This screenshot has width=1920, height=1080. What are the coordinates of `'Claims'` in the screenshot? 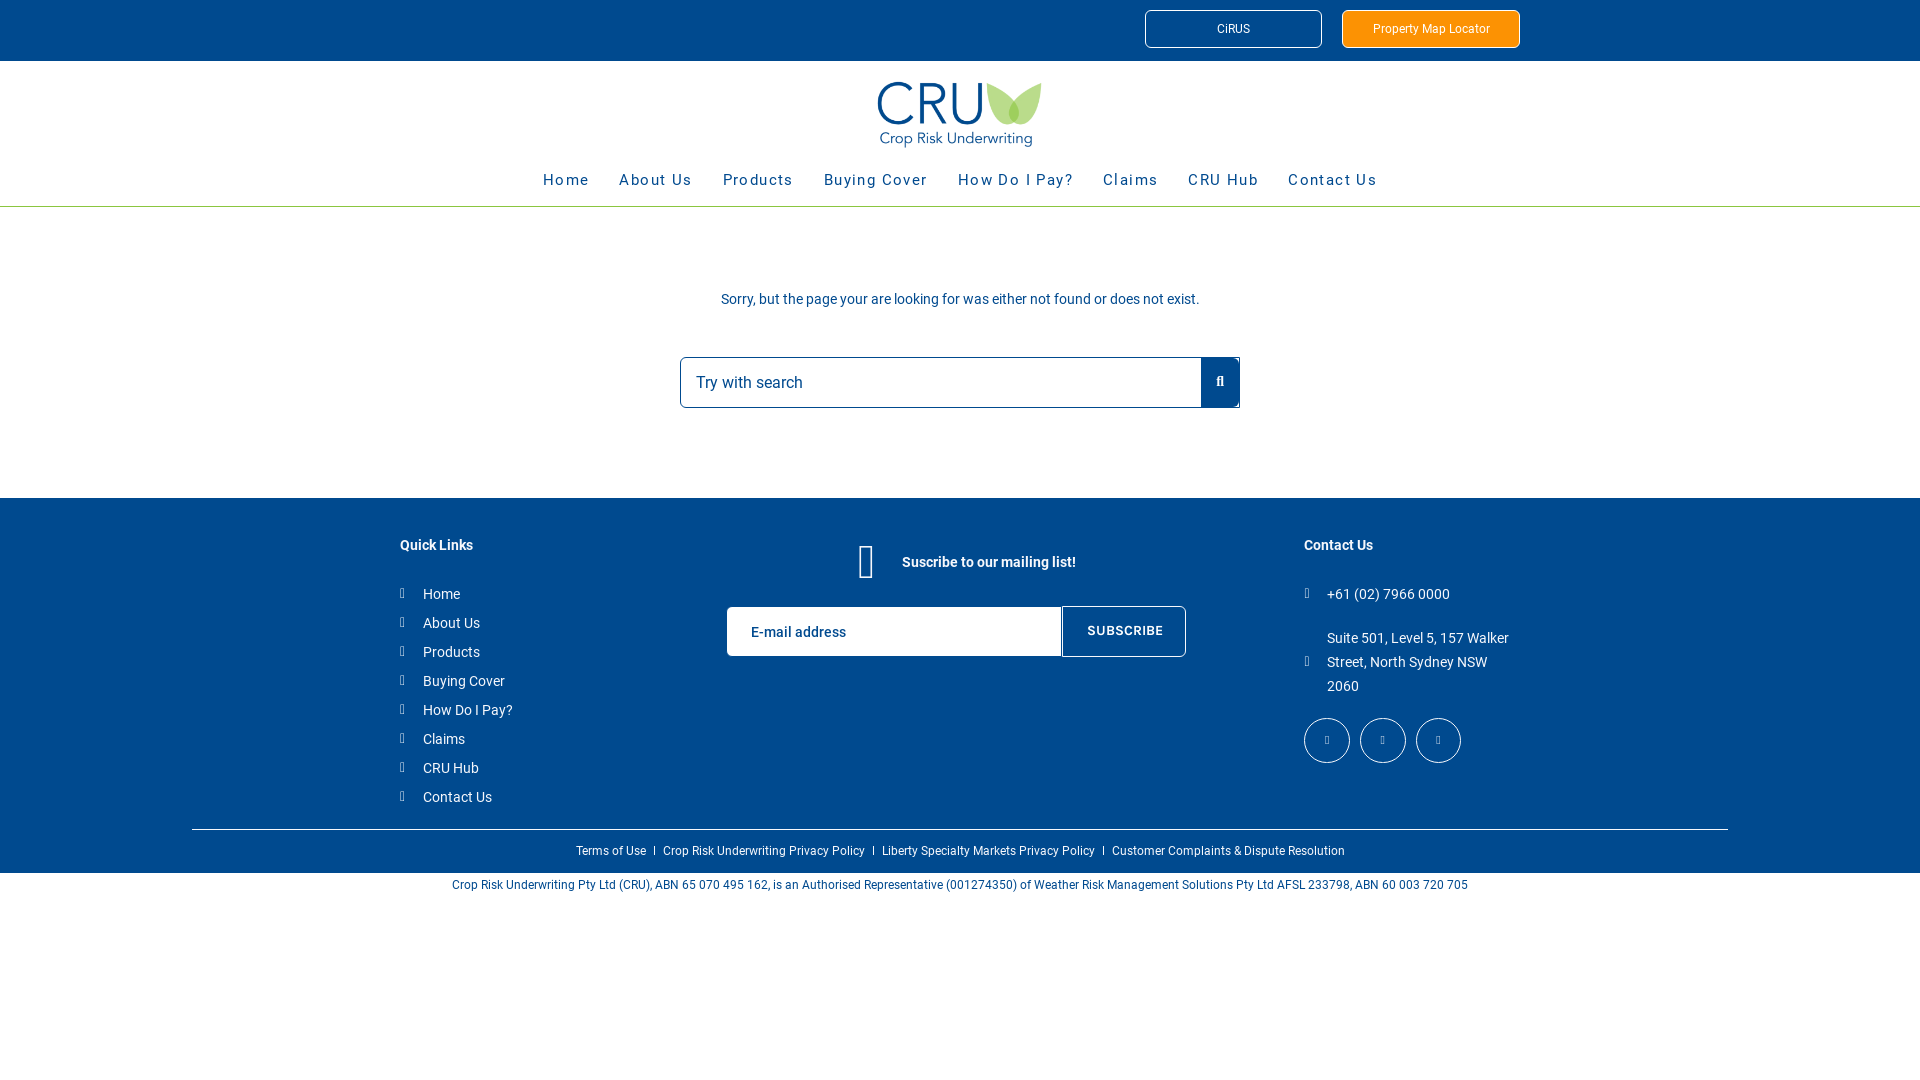 It's located at (1102, 188).